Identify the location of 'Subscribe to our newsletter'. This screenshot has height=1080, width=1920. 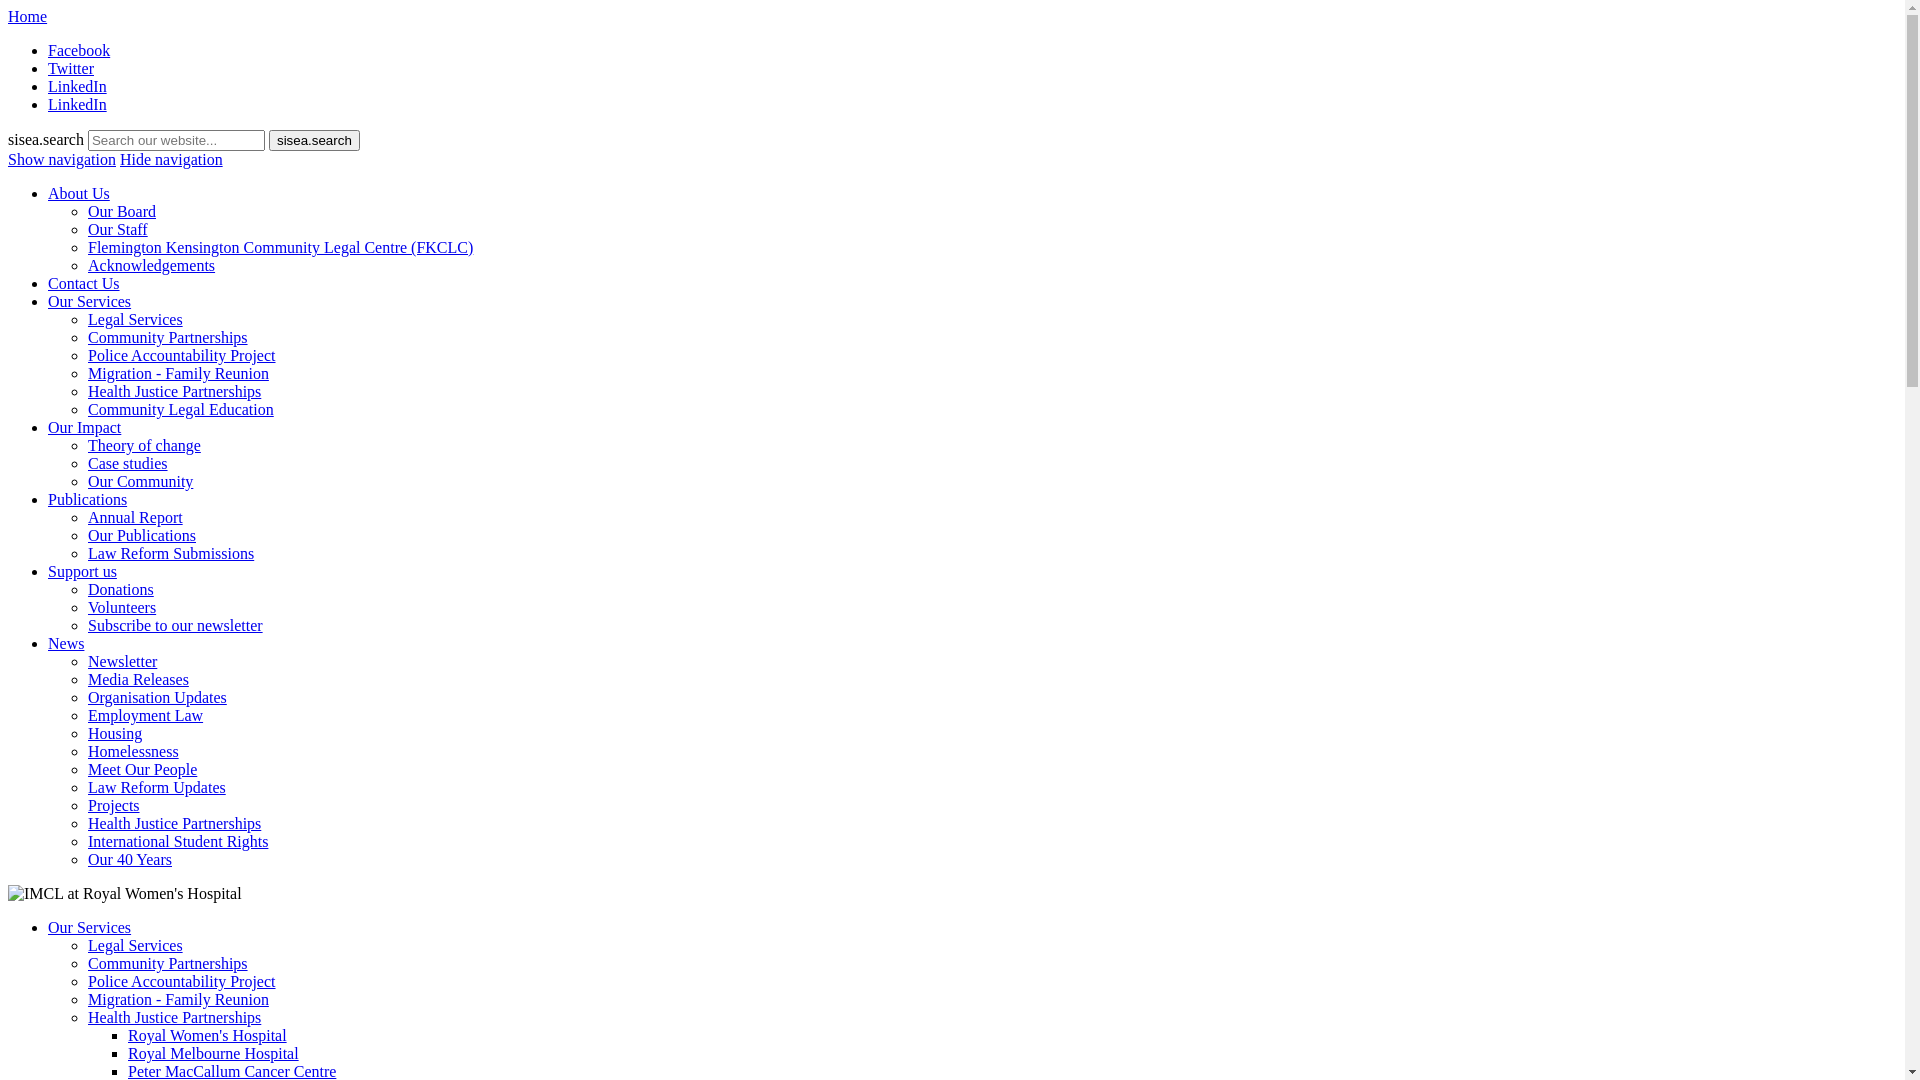
(86, 624).